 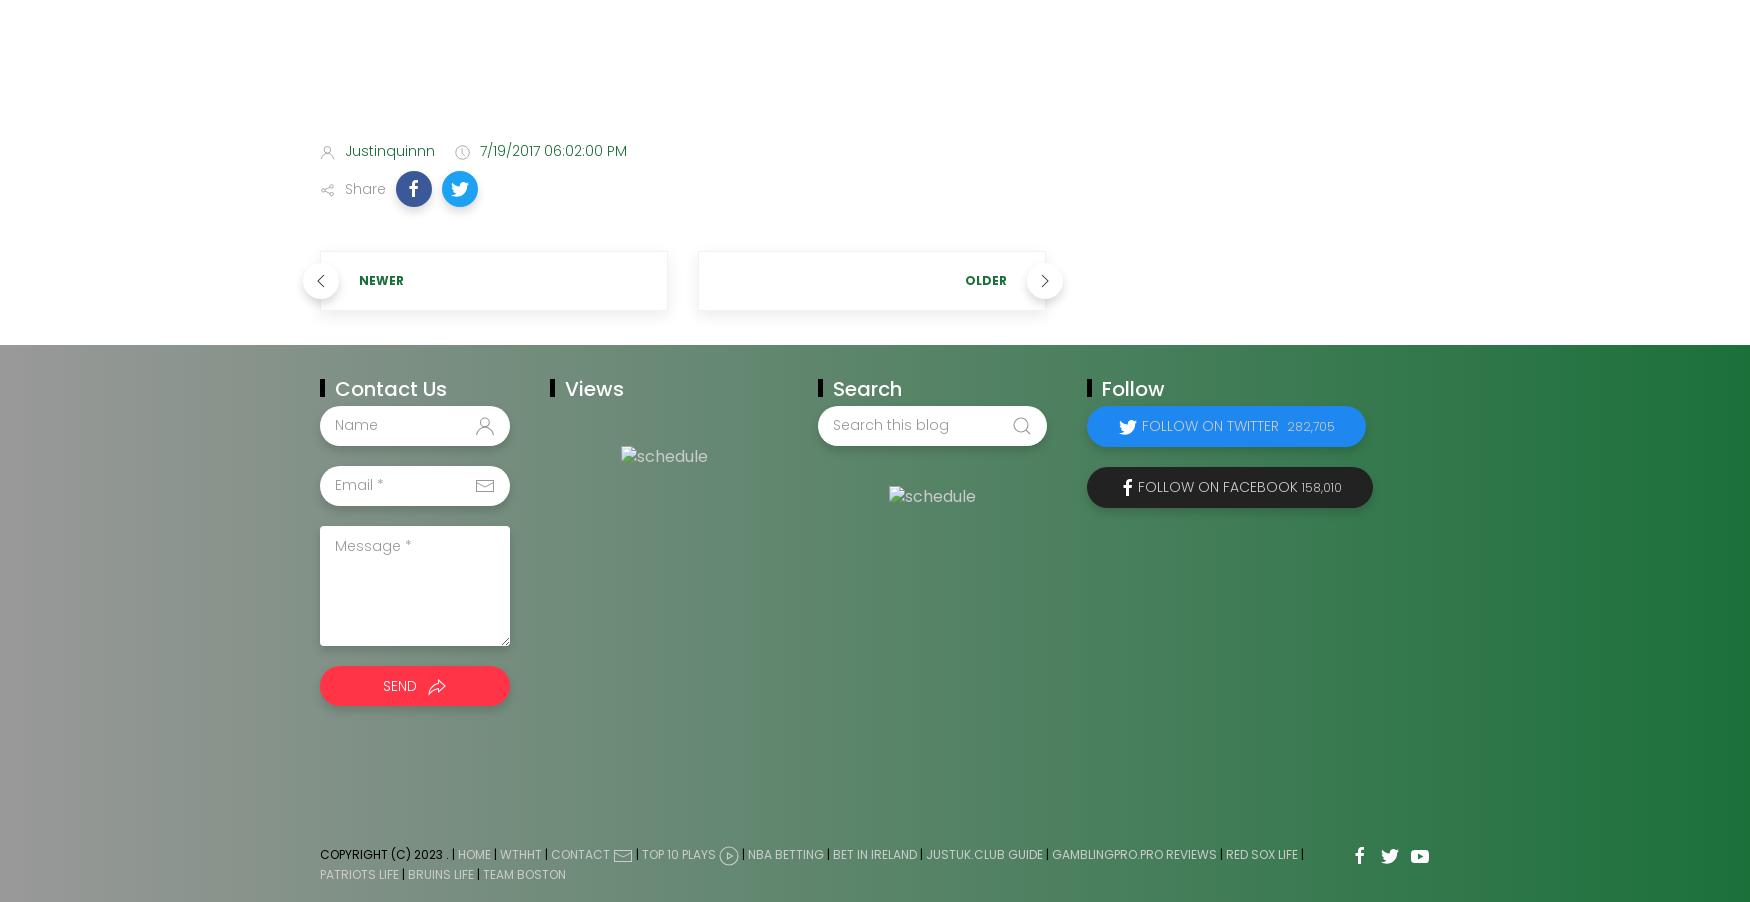 I want to click on 'Team Boston', so click(x=523, y=873).